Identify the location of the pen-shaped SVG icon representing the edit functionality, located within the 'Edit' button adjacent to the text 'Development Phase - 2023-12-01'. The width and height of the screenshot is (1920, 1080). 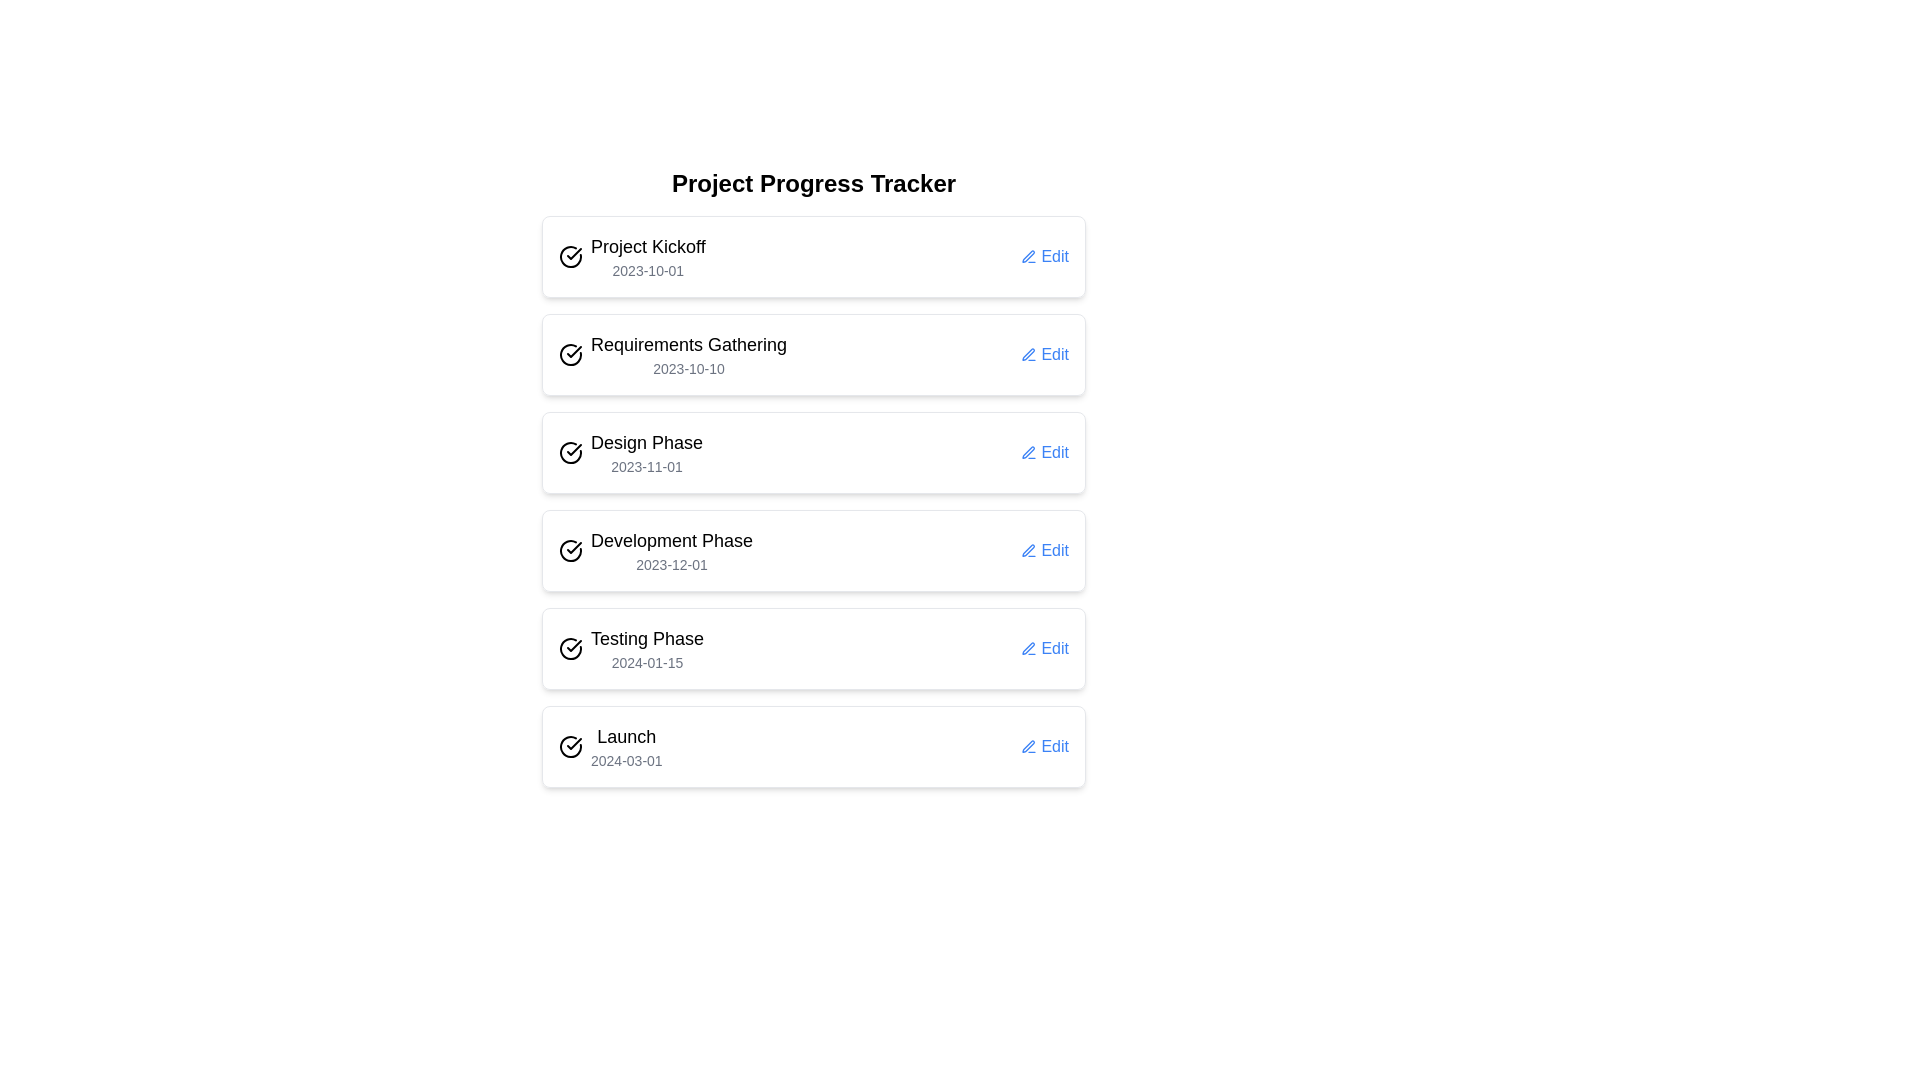
(1029, 551).